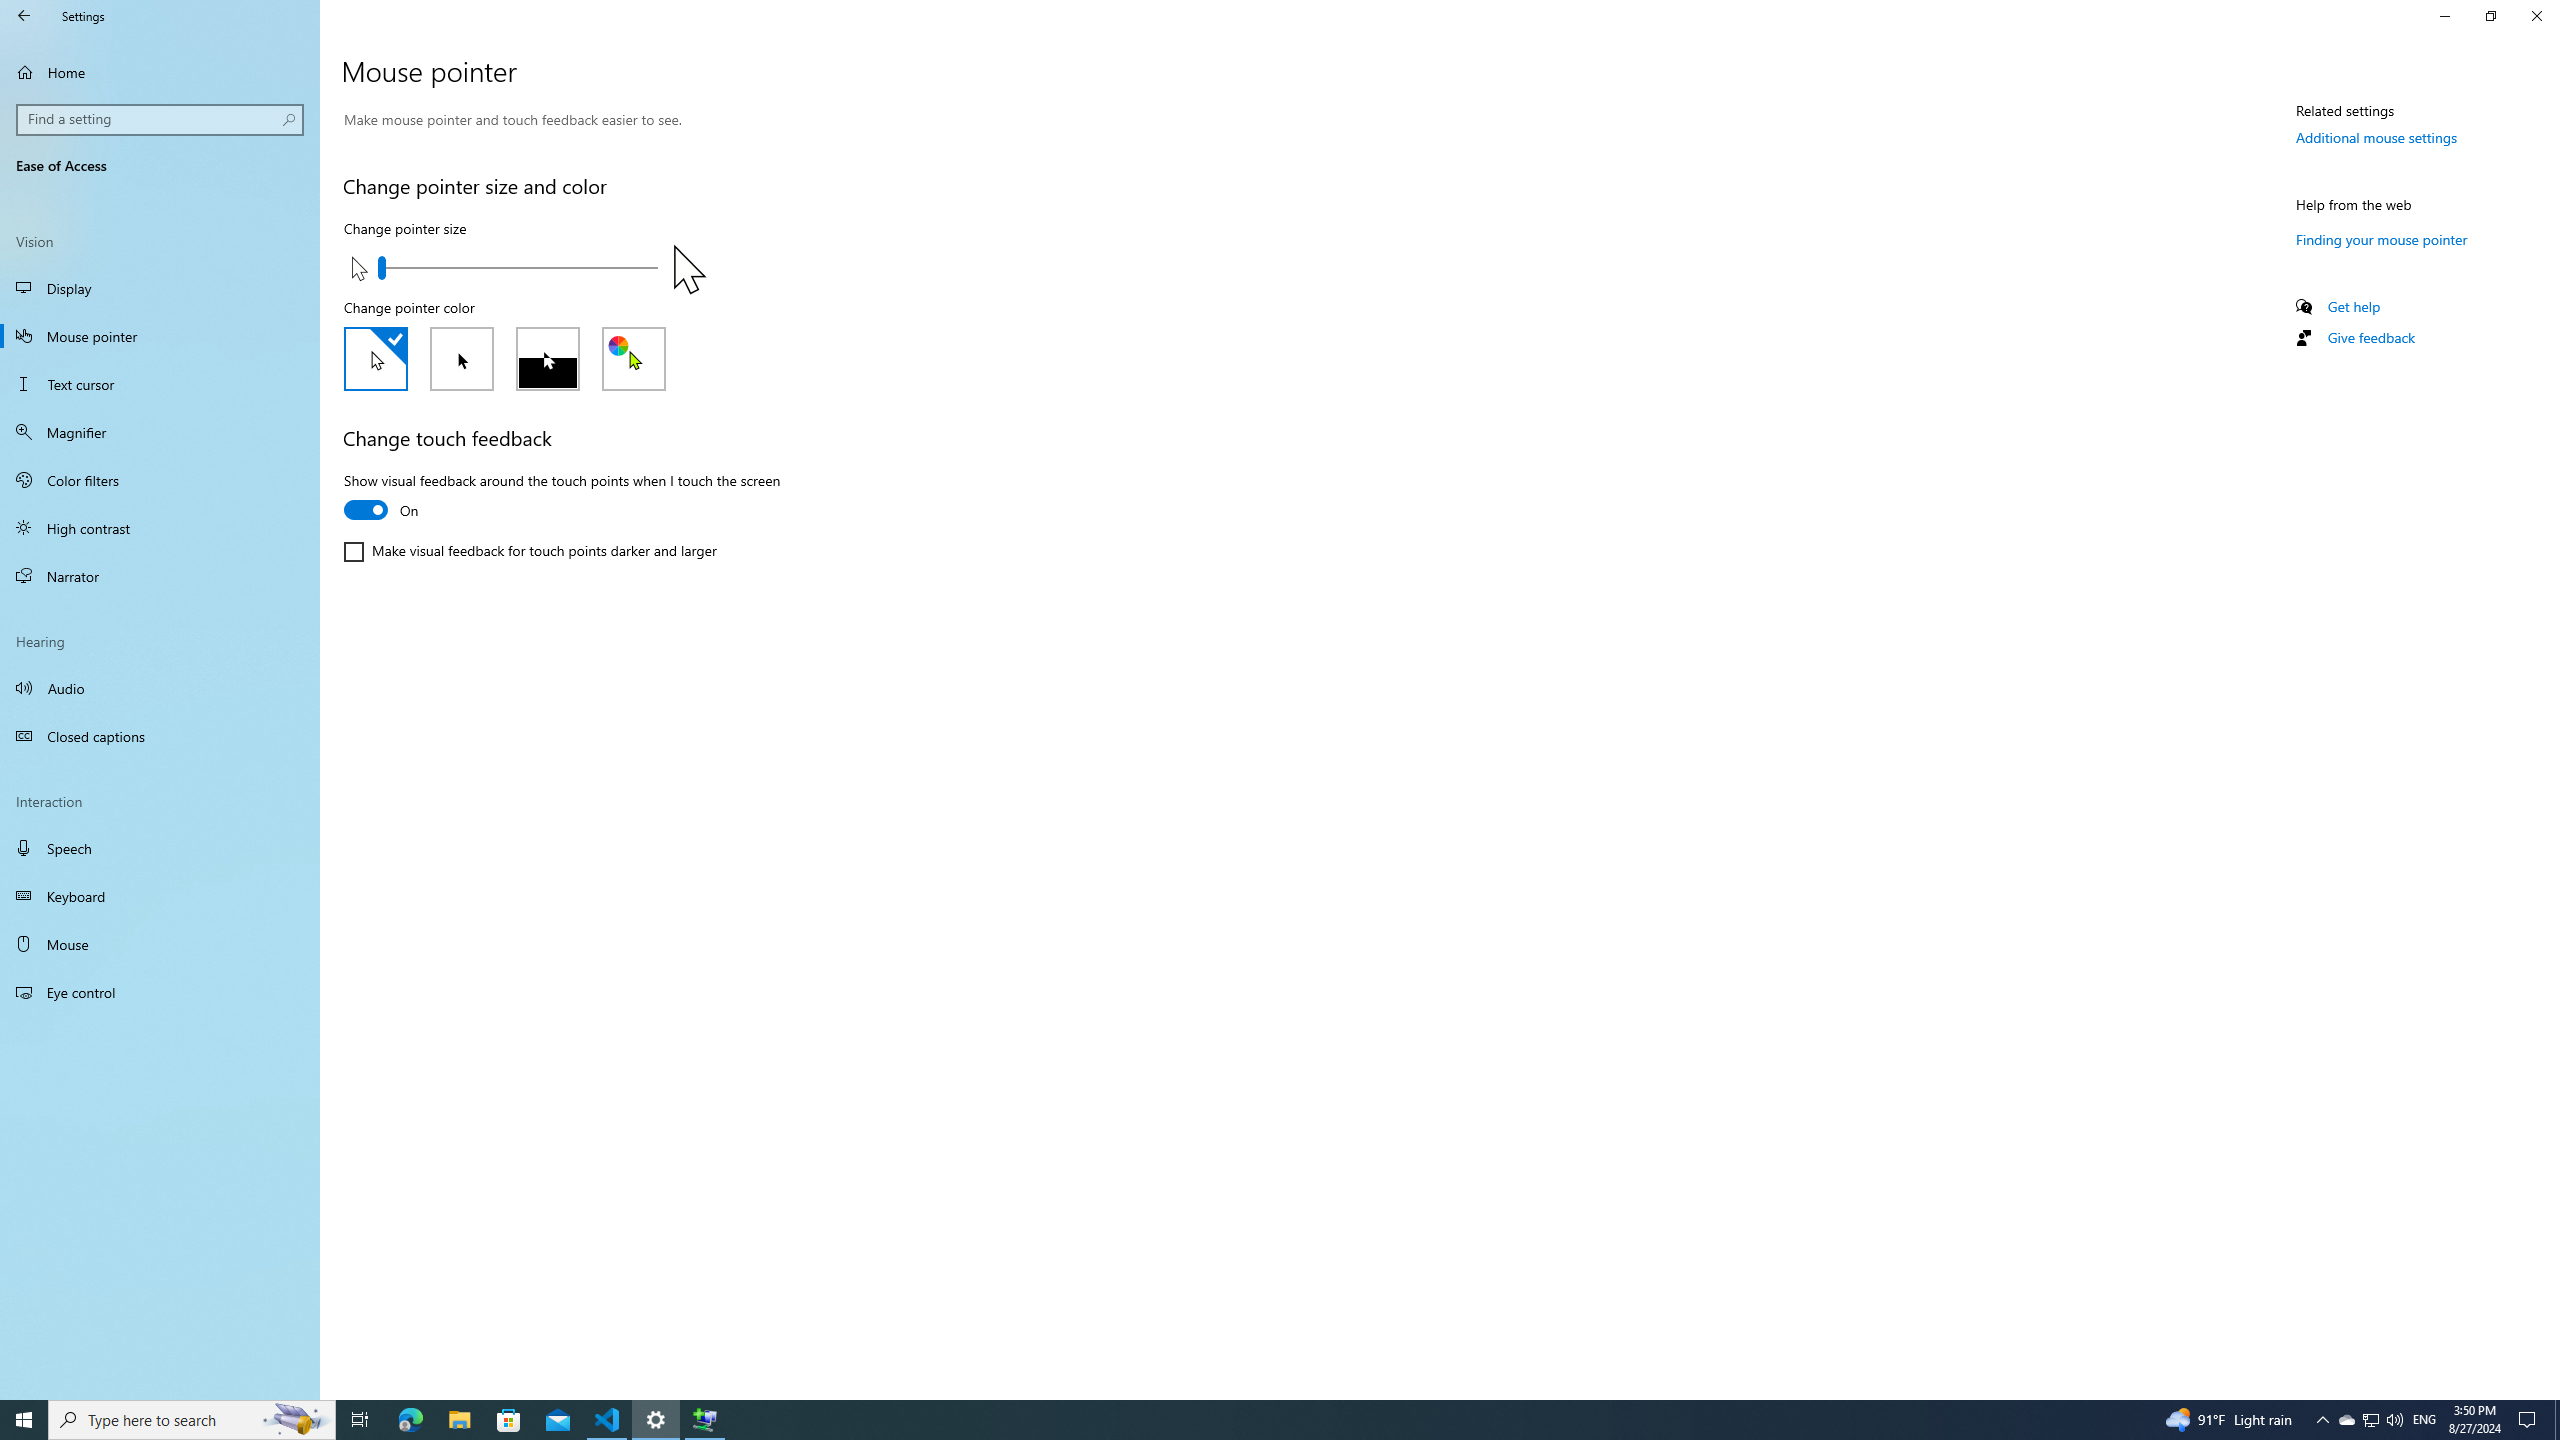 The width and height of the screenshot is (2560, 1440). I want to click on 'Color filters', so click(159, 479).